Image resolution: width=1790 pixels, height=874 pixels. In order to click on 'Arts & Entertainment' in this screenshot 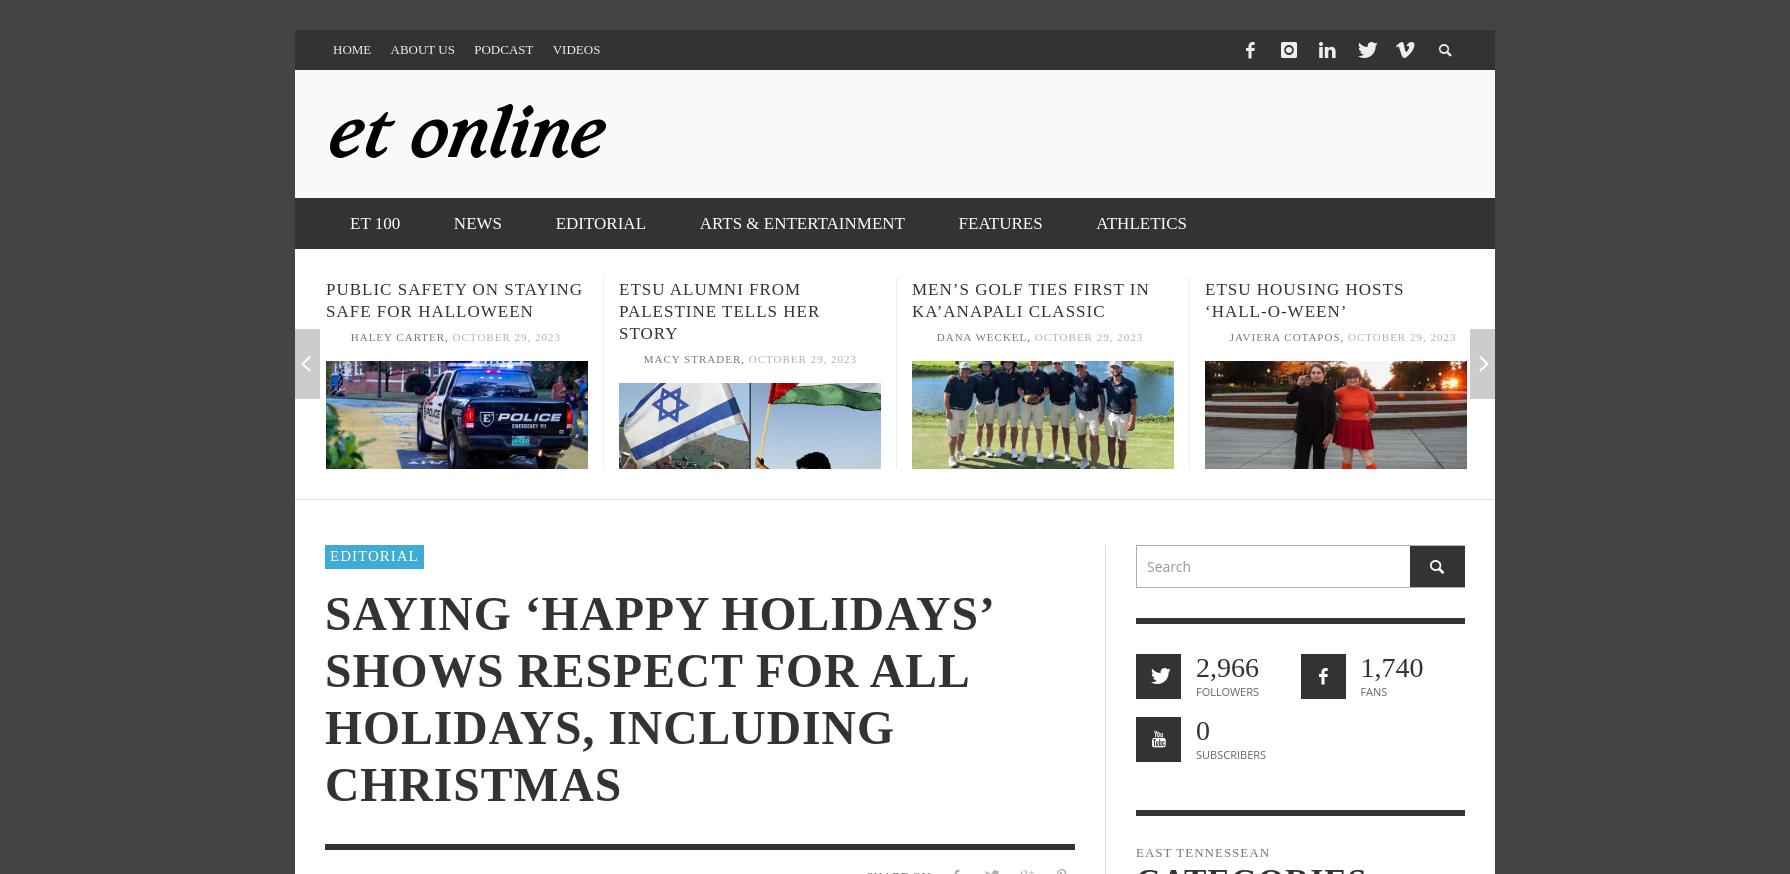, I will do `click(697, 223)`.